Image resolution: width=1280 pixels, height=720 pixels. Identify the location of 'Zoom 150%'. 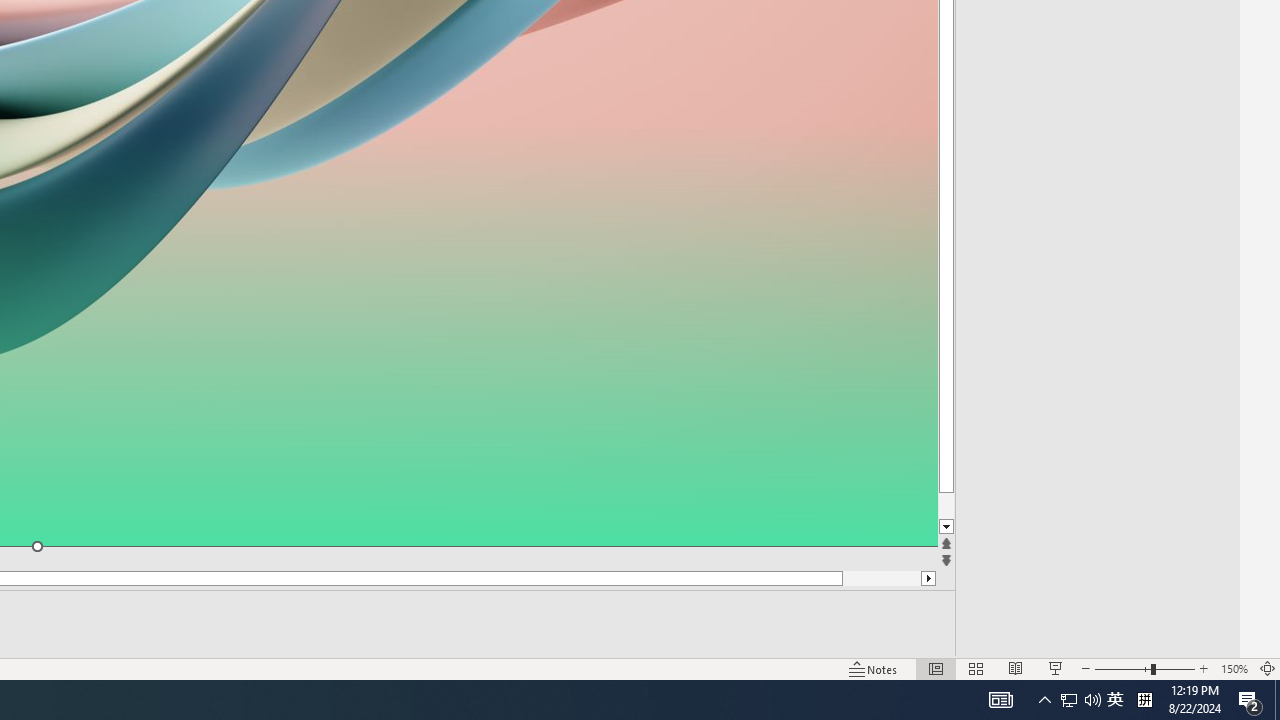
(1233, 669).